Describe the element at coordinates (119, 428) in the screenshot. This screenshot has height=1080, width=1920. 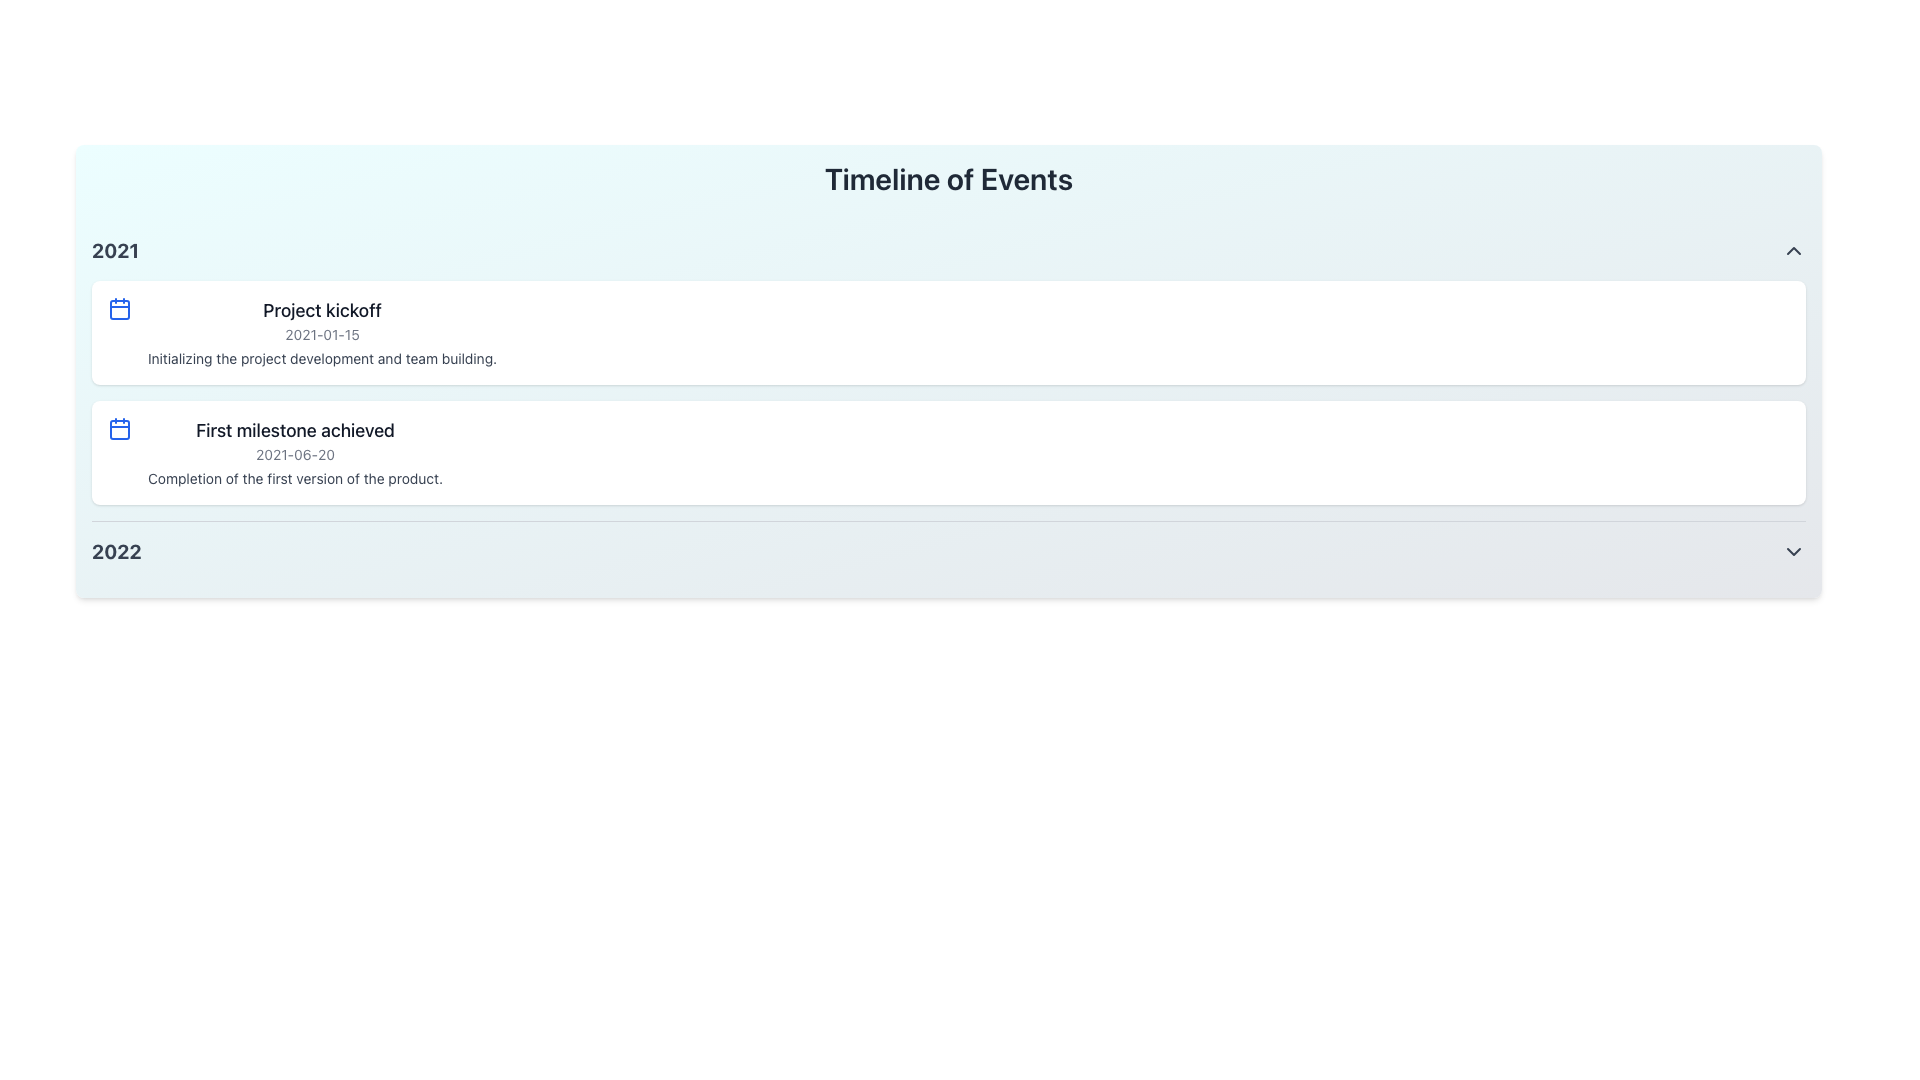
I see `metadata associated with the blue calendar icon, which is a square icon with rounded corners, located within a calendar-like design` at that location.